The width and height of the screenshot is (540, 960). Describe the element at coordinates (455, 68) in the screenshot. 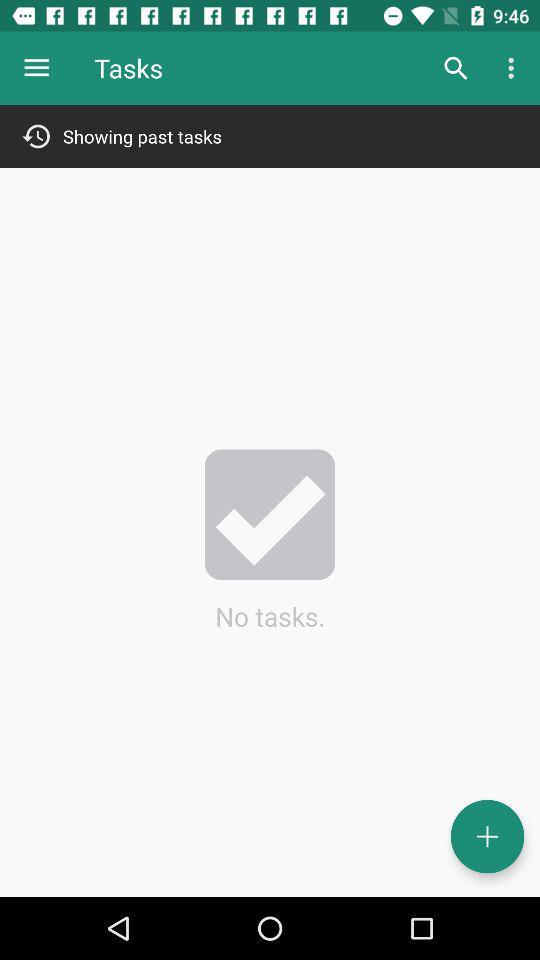

I see `the item next to tasks icon` at that location.